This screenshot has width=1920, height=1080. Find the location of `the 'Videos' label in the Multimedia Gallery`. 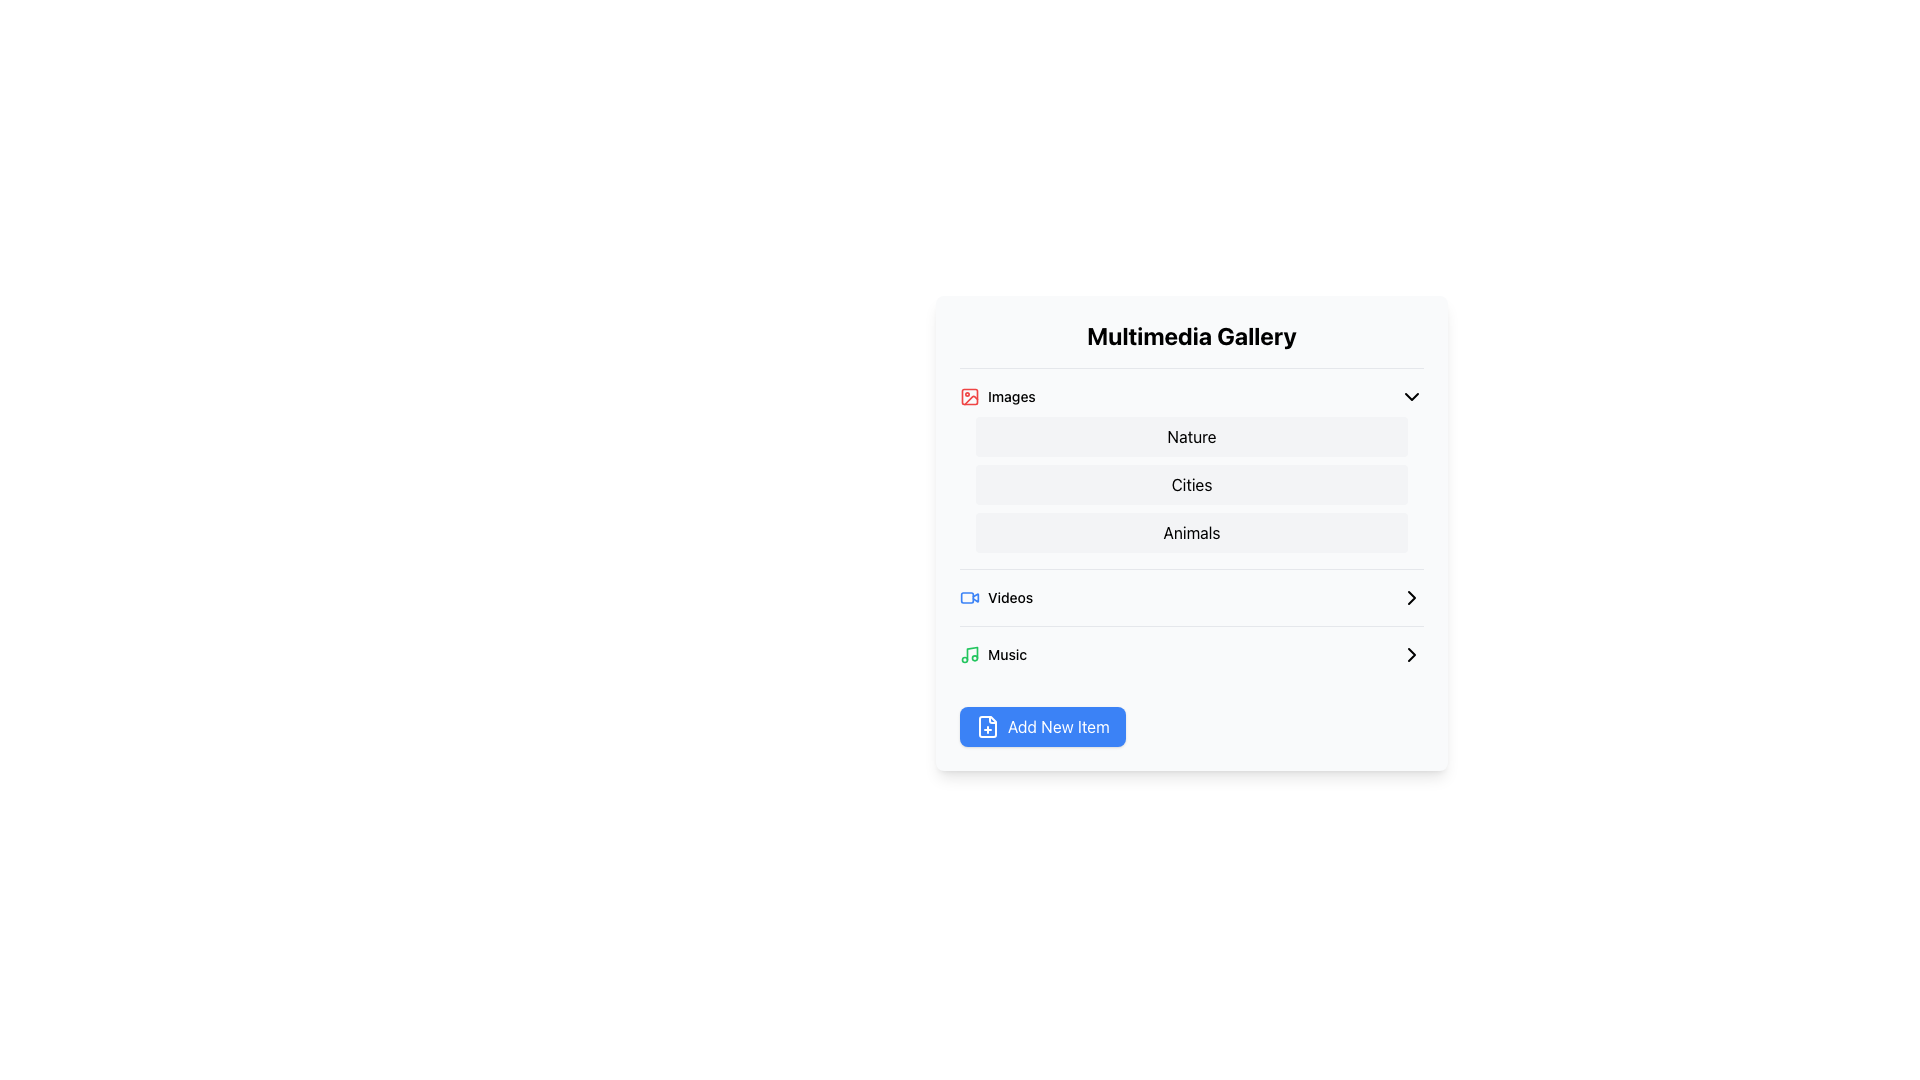

the 'Videos' label in the Multimedia Gallery is located at coordinates (996, 596).